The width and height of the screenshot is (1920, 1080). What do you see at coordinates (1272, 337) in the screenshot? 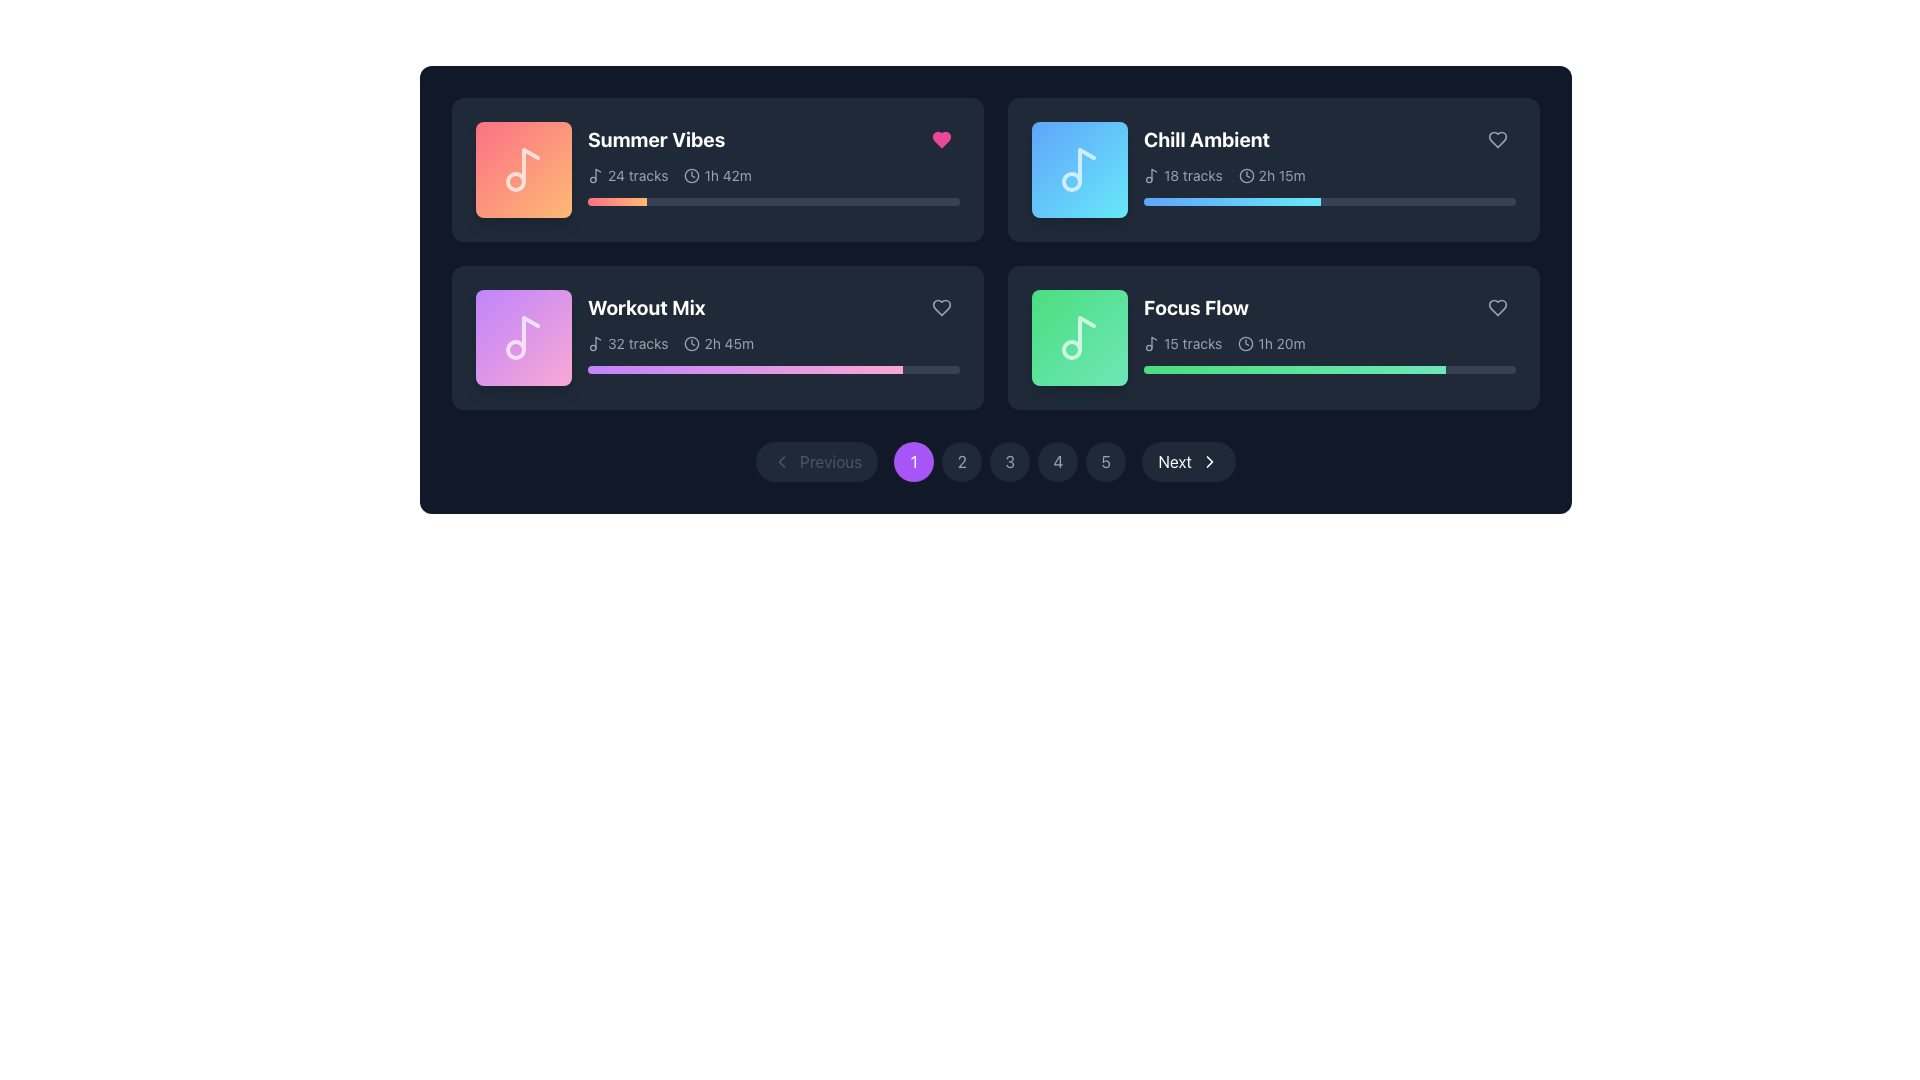
I see `the dark rectangular card displaying 'Focus Flow' with a musical note icon, located in the bottom-right quadrant of the grid layout` at bounding box center [1272, 337].